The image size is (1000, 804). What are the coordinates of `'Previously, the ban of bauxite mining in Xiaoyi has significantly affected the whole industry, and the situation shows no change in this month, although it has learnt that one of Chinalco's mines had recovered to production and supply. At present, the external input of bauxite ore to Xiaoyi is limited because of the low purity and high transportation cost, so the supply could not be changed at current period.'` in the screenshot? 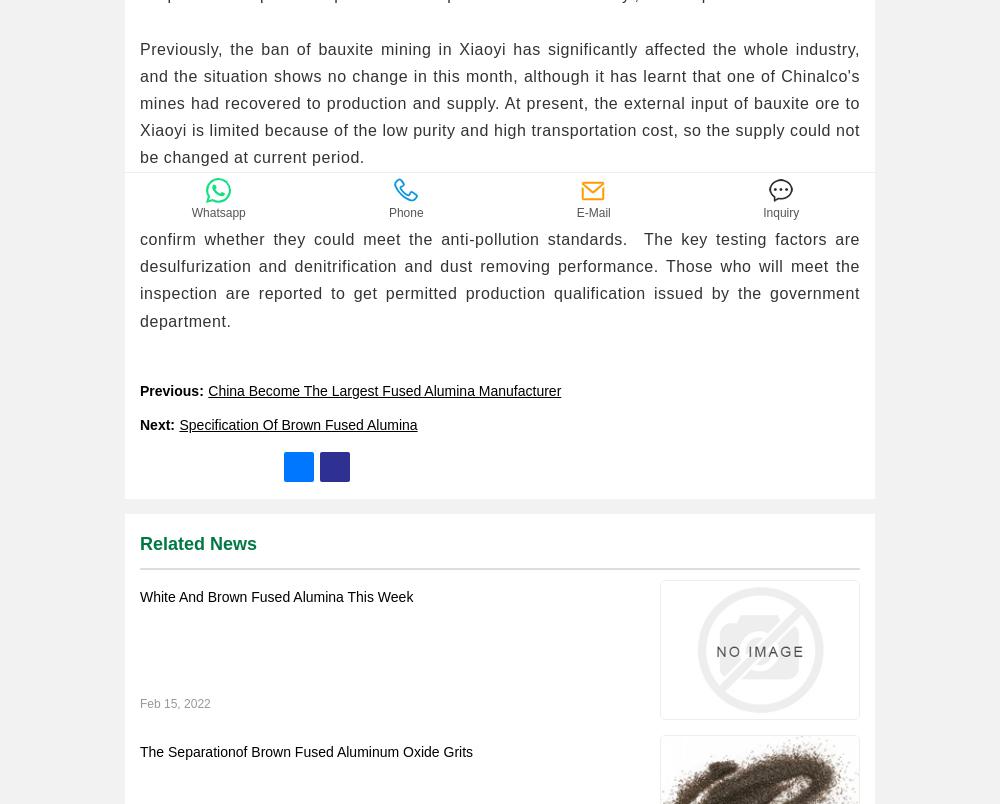 It's located at (500, 102).